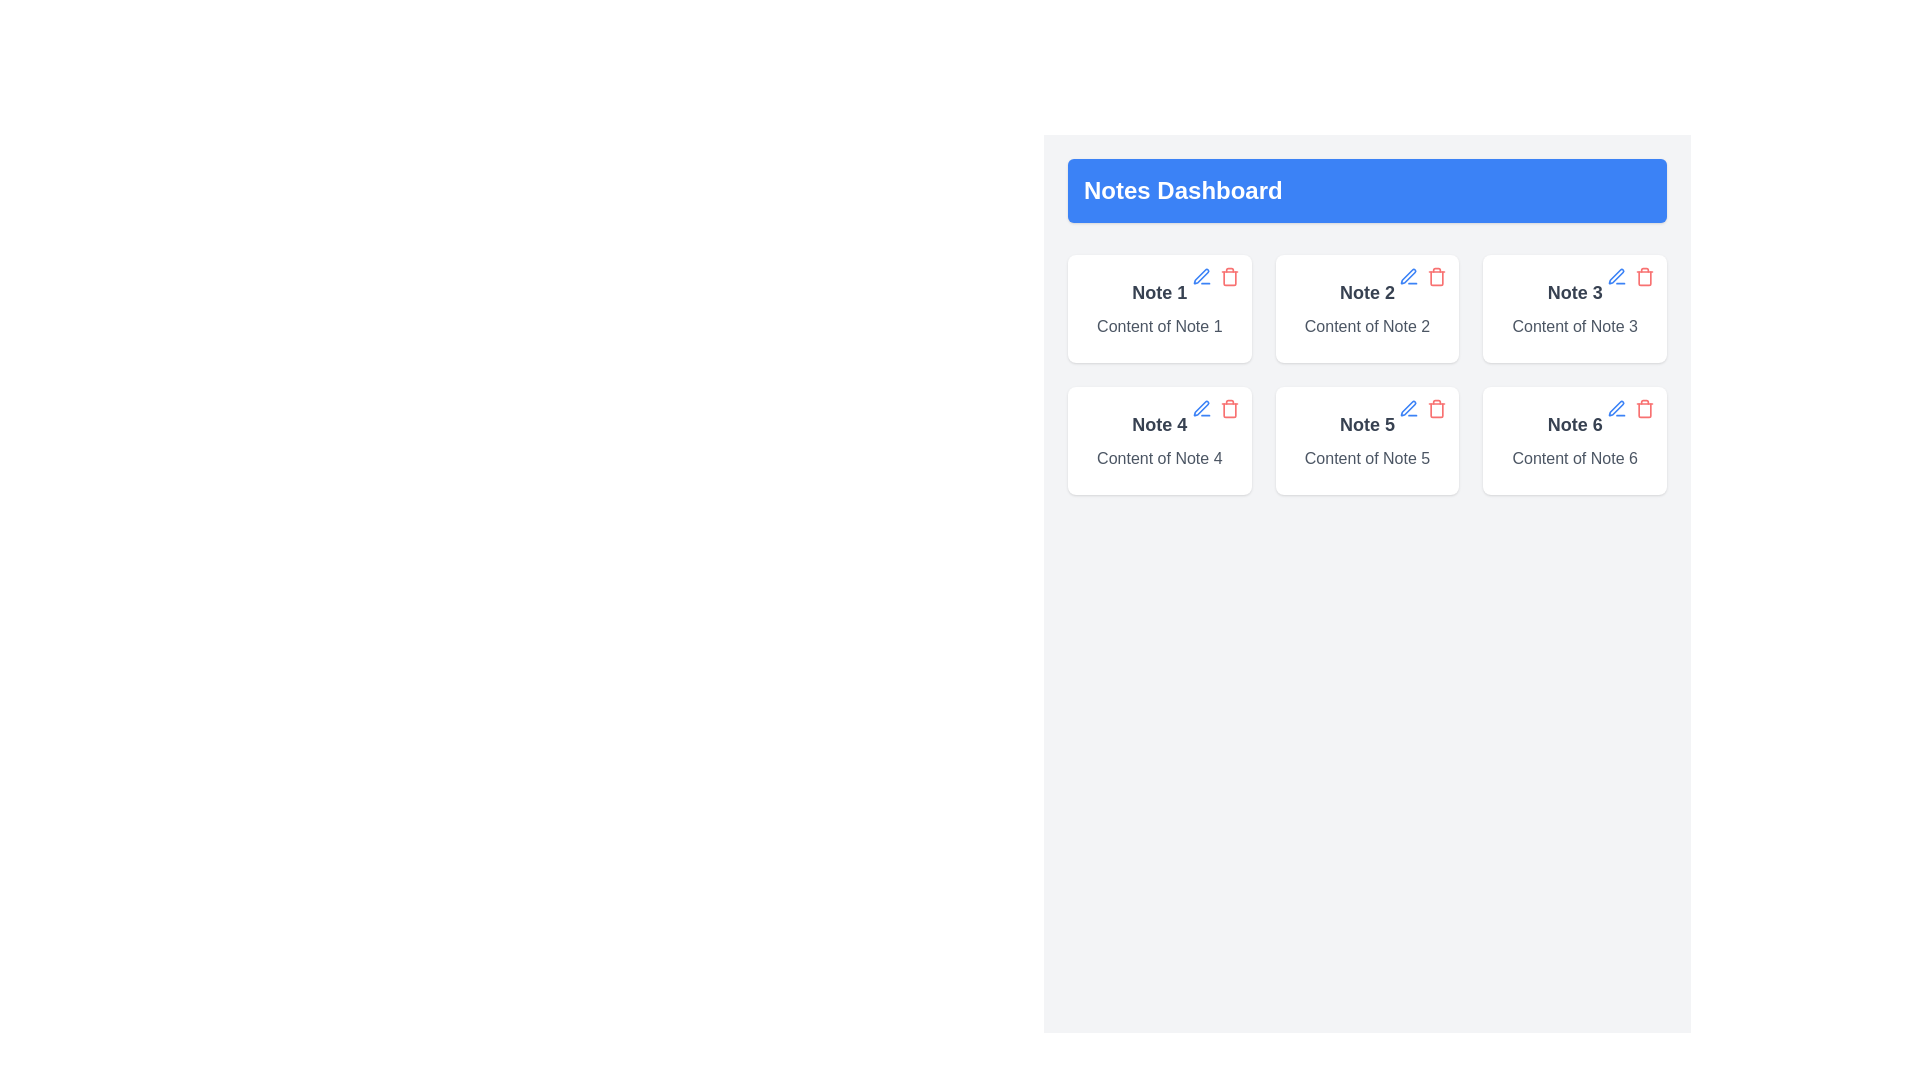  What do you see at coordinates (1366, 326) in the screenshot?
I see `the text label reading 'Content of Note 2', which is styled in medium gray and positioned below the title 'Note 2' in the second card of the notes grid` at bounding box center [1366, 326].